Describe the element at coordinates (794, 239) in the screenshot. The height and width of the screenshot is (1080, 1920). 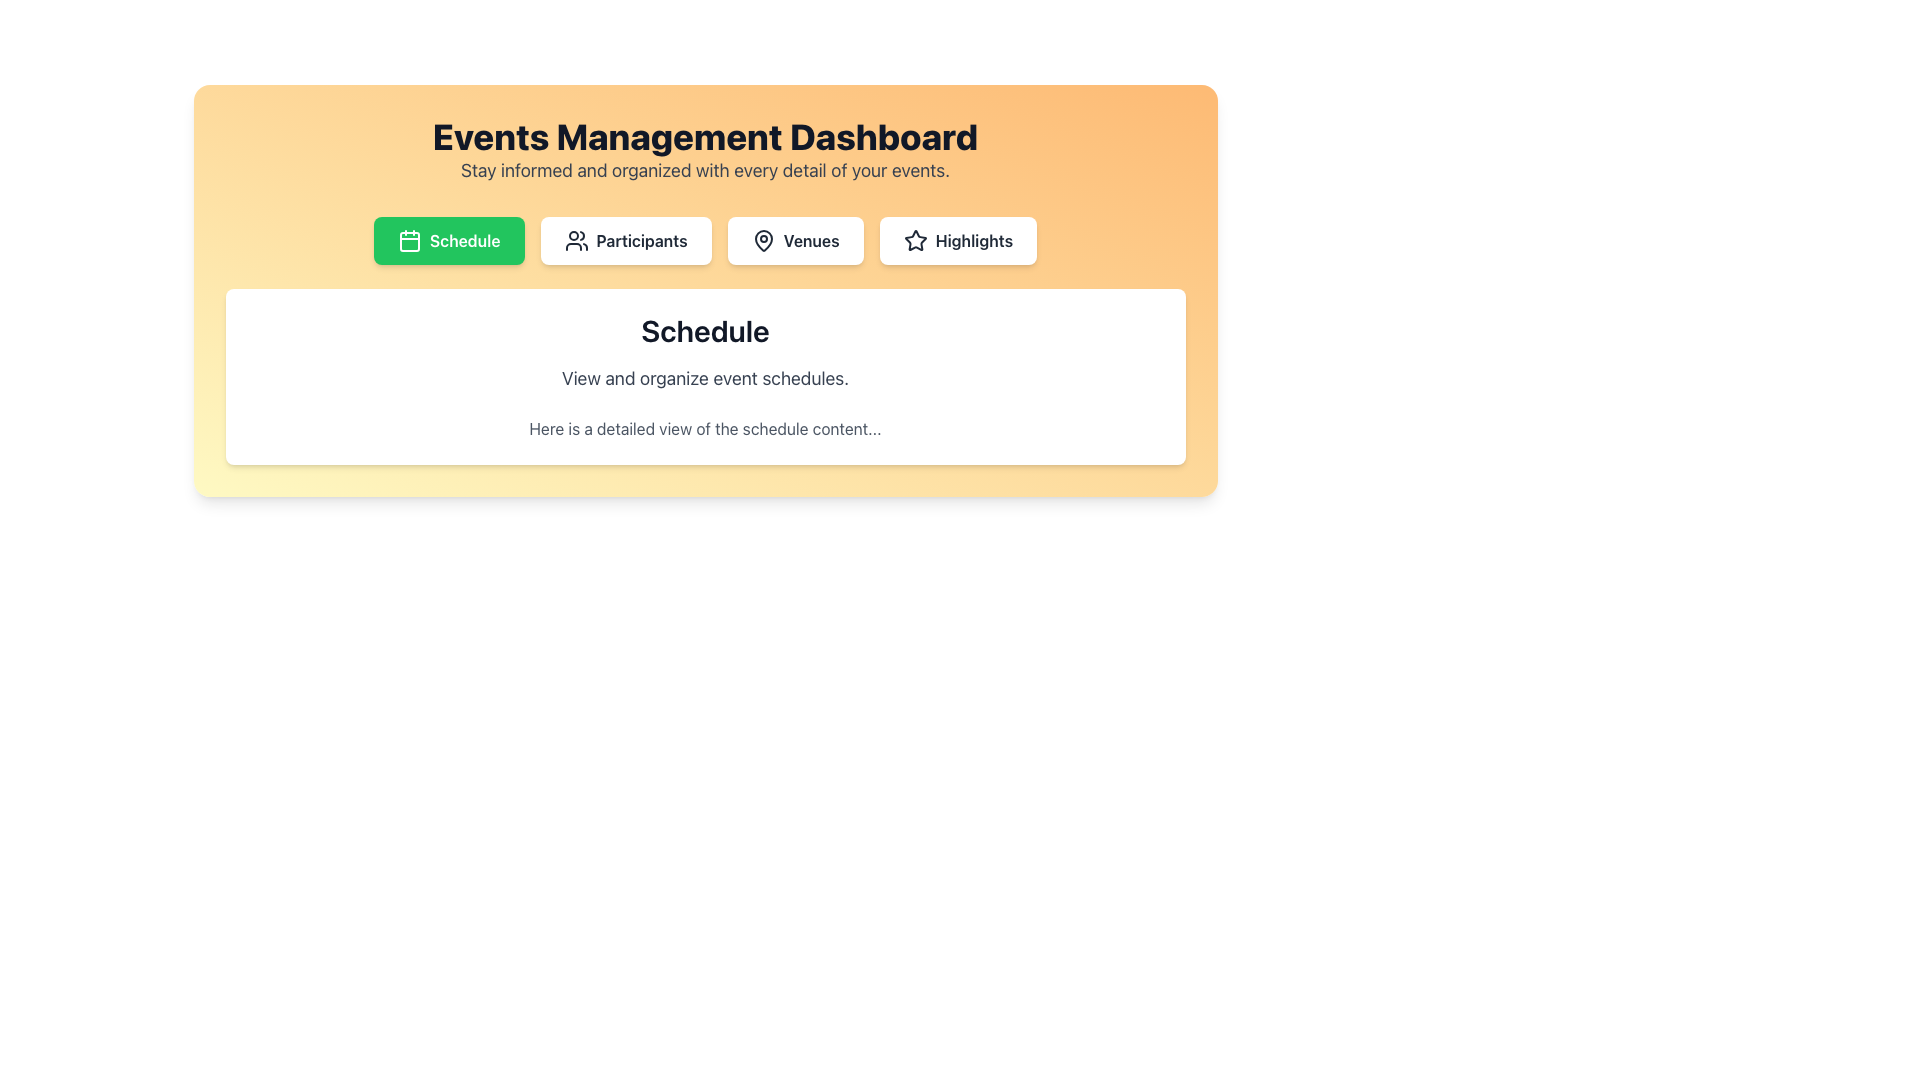
I see `the 'Venues' button, which is a rectangular button with rounded corners, white background, and dark gray map pin icon, located third from the left in the button row under 'Events Management Dashboard'` at that location.